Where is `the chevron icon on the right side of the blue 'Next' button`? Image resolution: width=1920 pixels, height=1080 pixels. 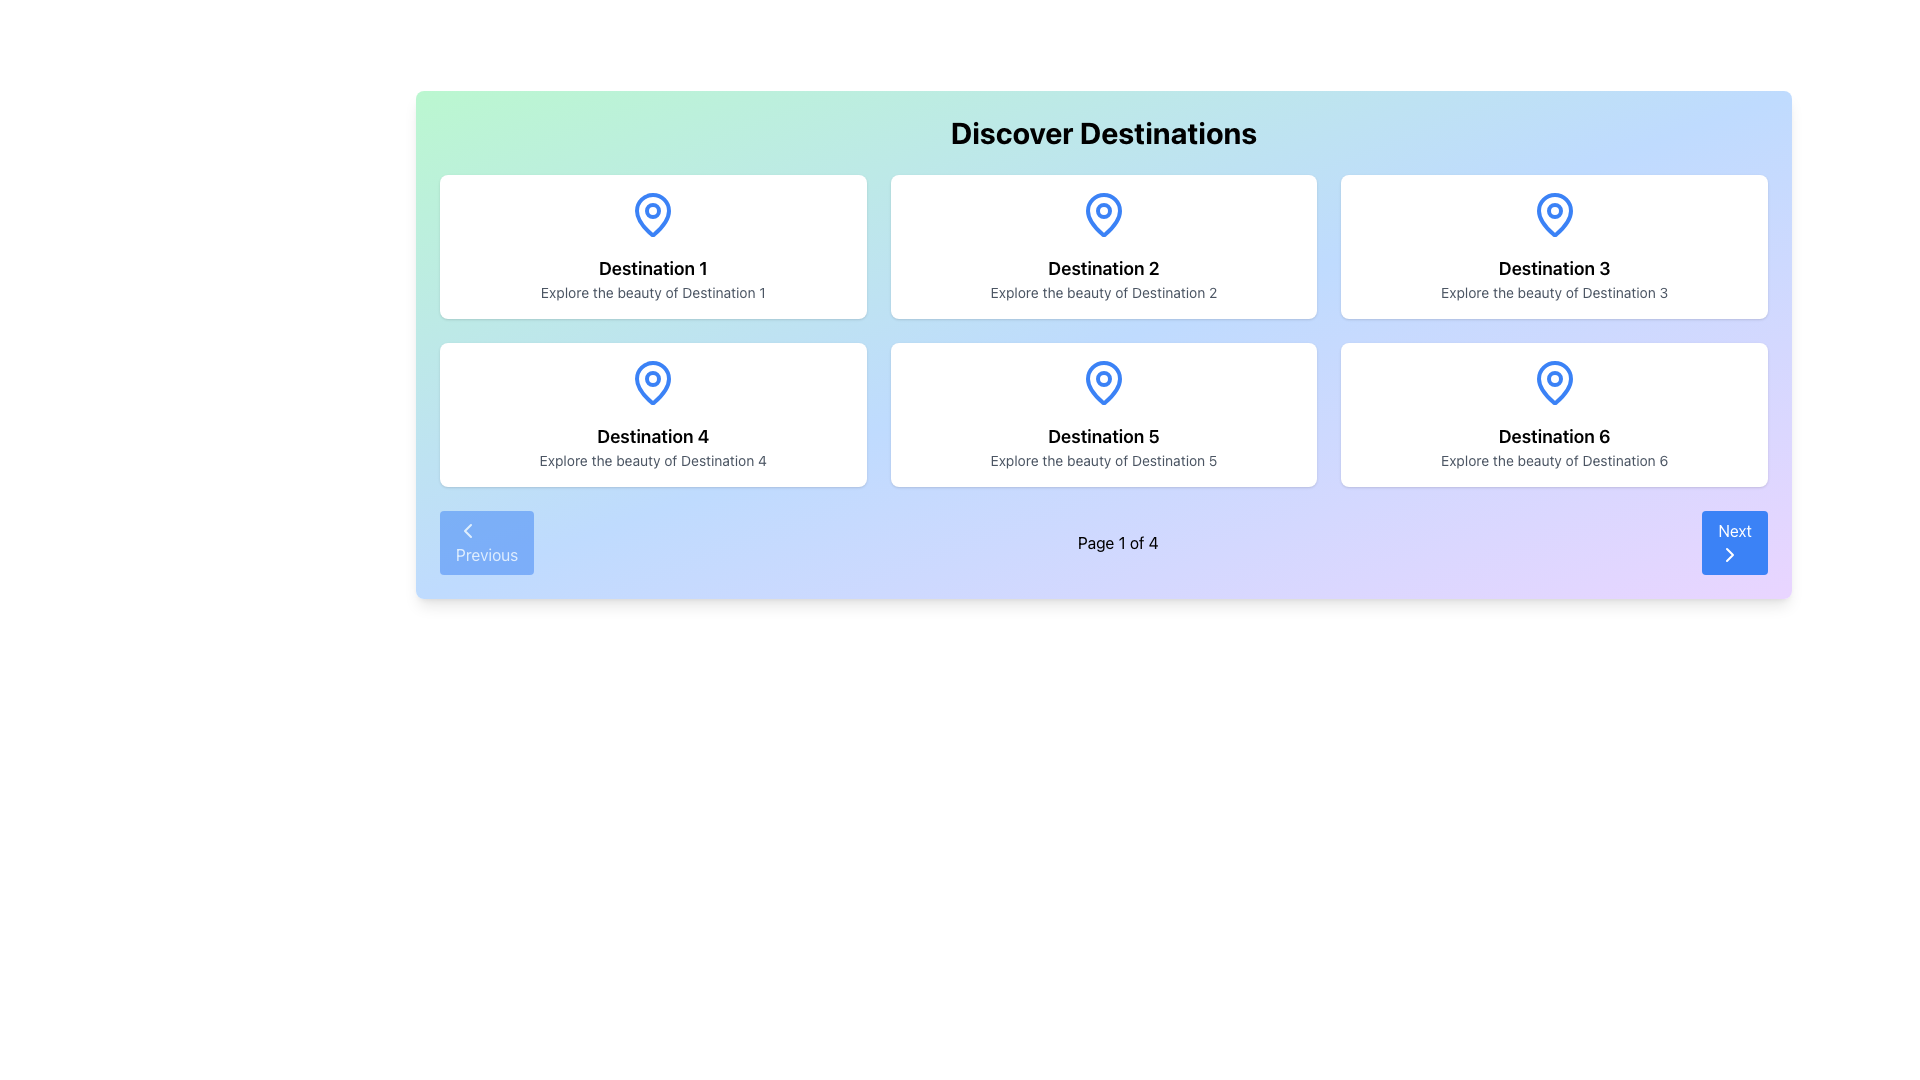 the chevron icon on the right side of the blue 'Next' button is located at coordinates (1729, 555).